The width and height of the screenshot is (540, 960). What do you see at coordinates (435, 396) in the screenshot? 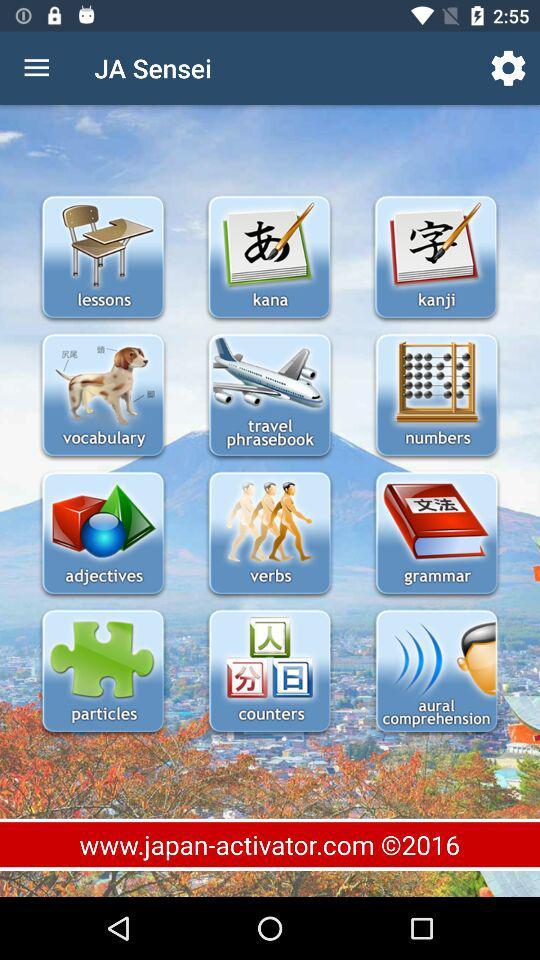
I see `open numbers page` at bounding box center [435, 396].